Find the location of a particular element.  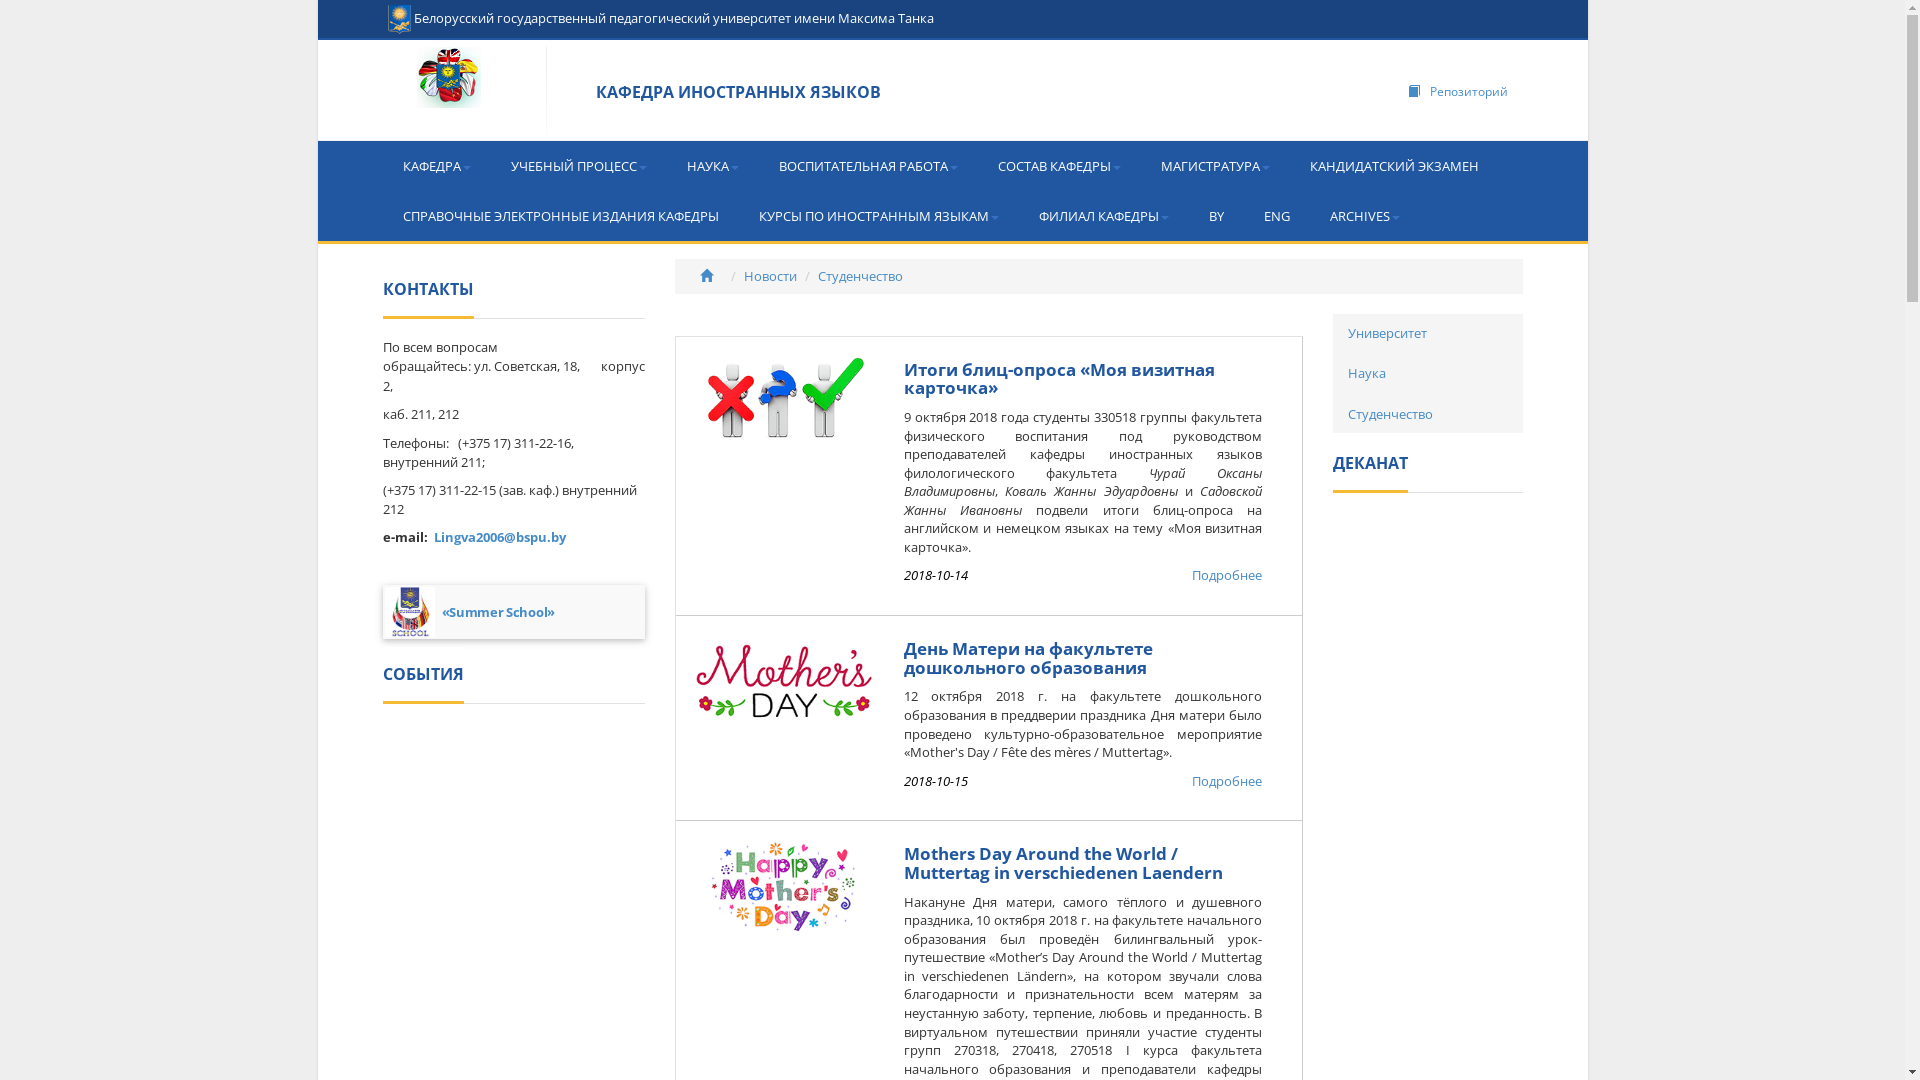

'ARCHIVES' is located at coordinates (1363, 216).